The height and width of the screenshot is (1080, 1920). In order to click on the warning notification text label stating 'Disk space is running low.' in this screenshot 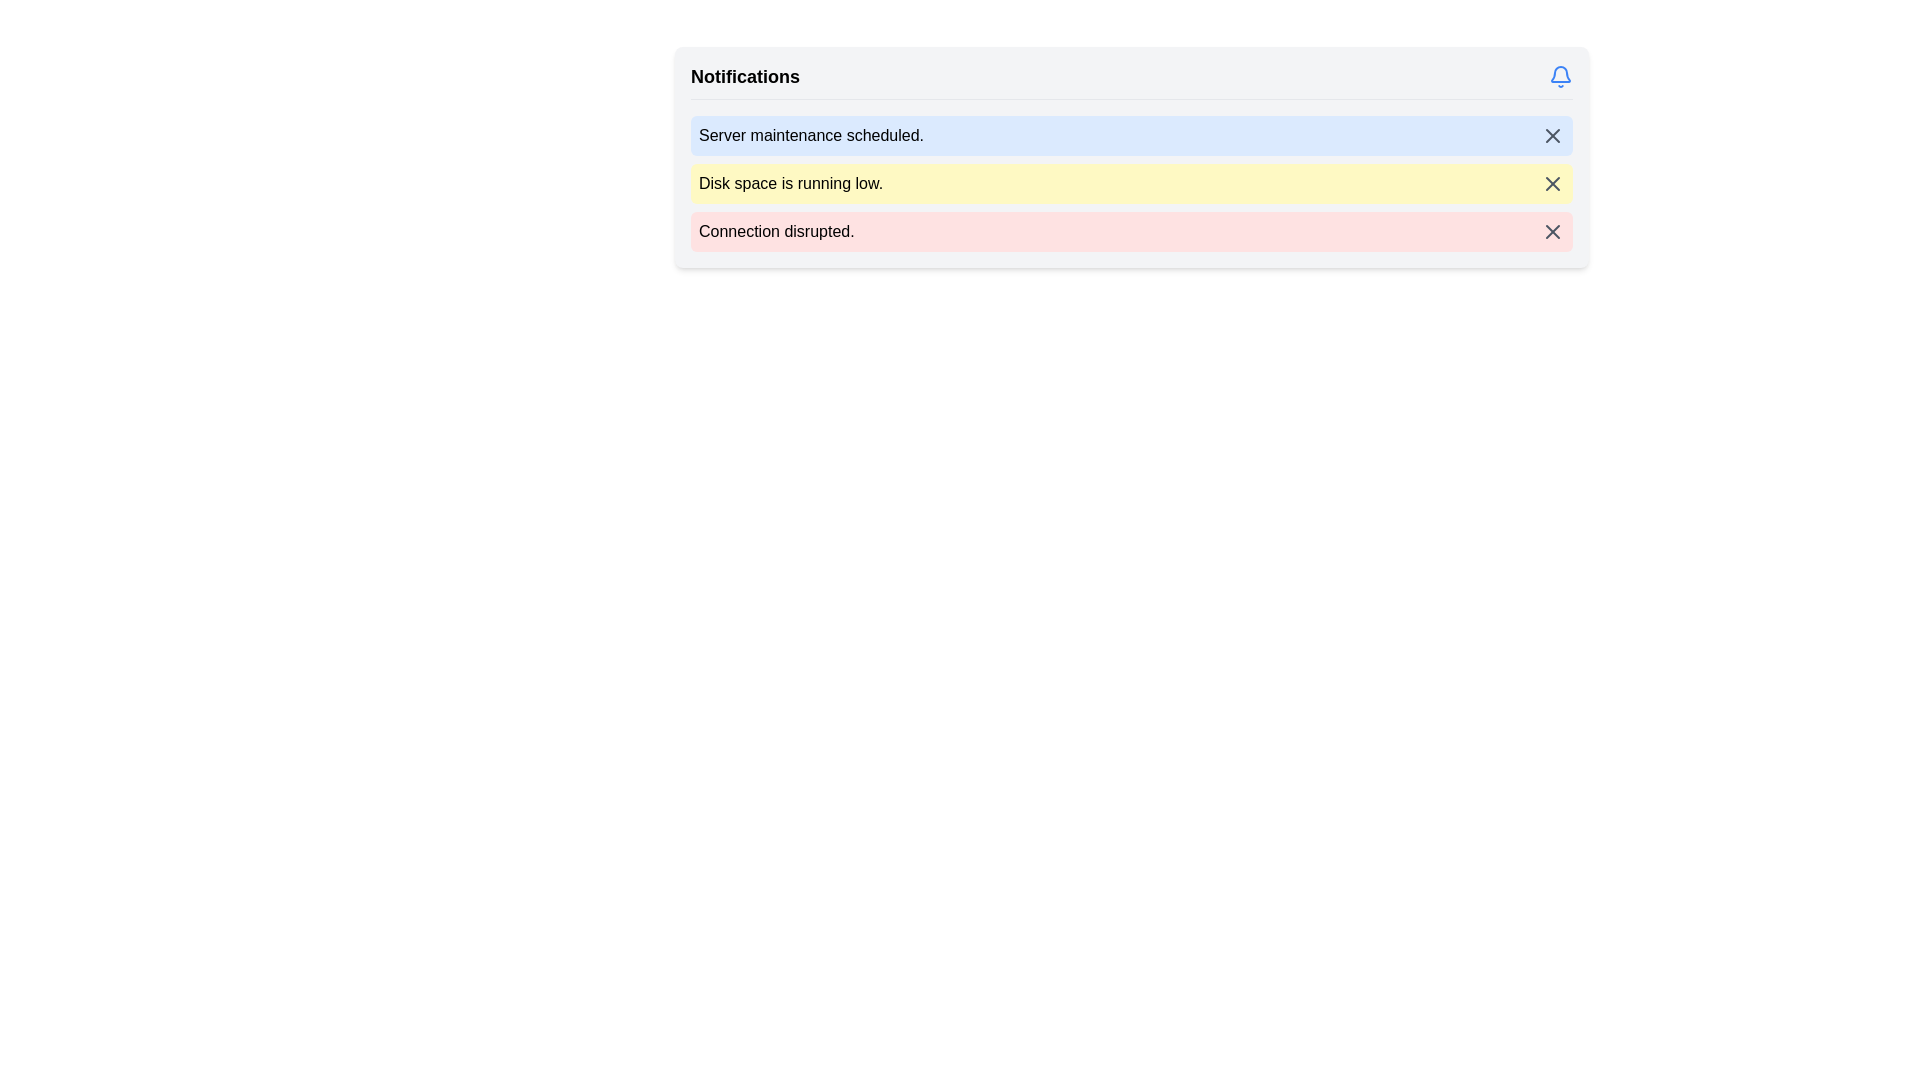, I will do `click(790, 184)`.